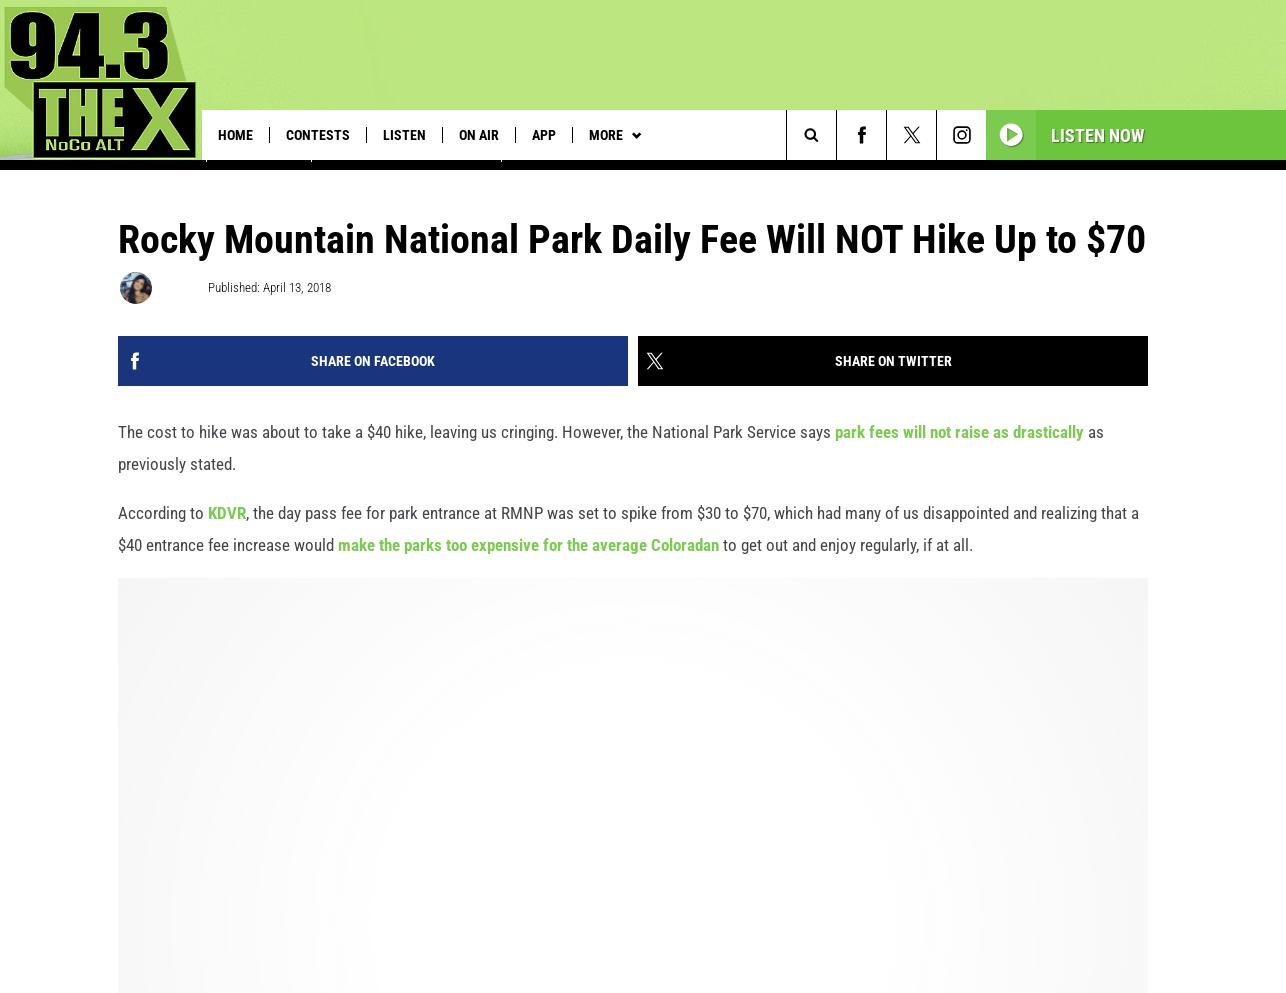  Describe the element at coordinates (47, 174) in the screenshot. I see `'Trending:'` at that location.